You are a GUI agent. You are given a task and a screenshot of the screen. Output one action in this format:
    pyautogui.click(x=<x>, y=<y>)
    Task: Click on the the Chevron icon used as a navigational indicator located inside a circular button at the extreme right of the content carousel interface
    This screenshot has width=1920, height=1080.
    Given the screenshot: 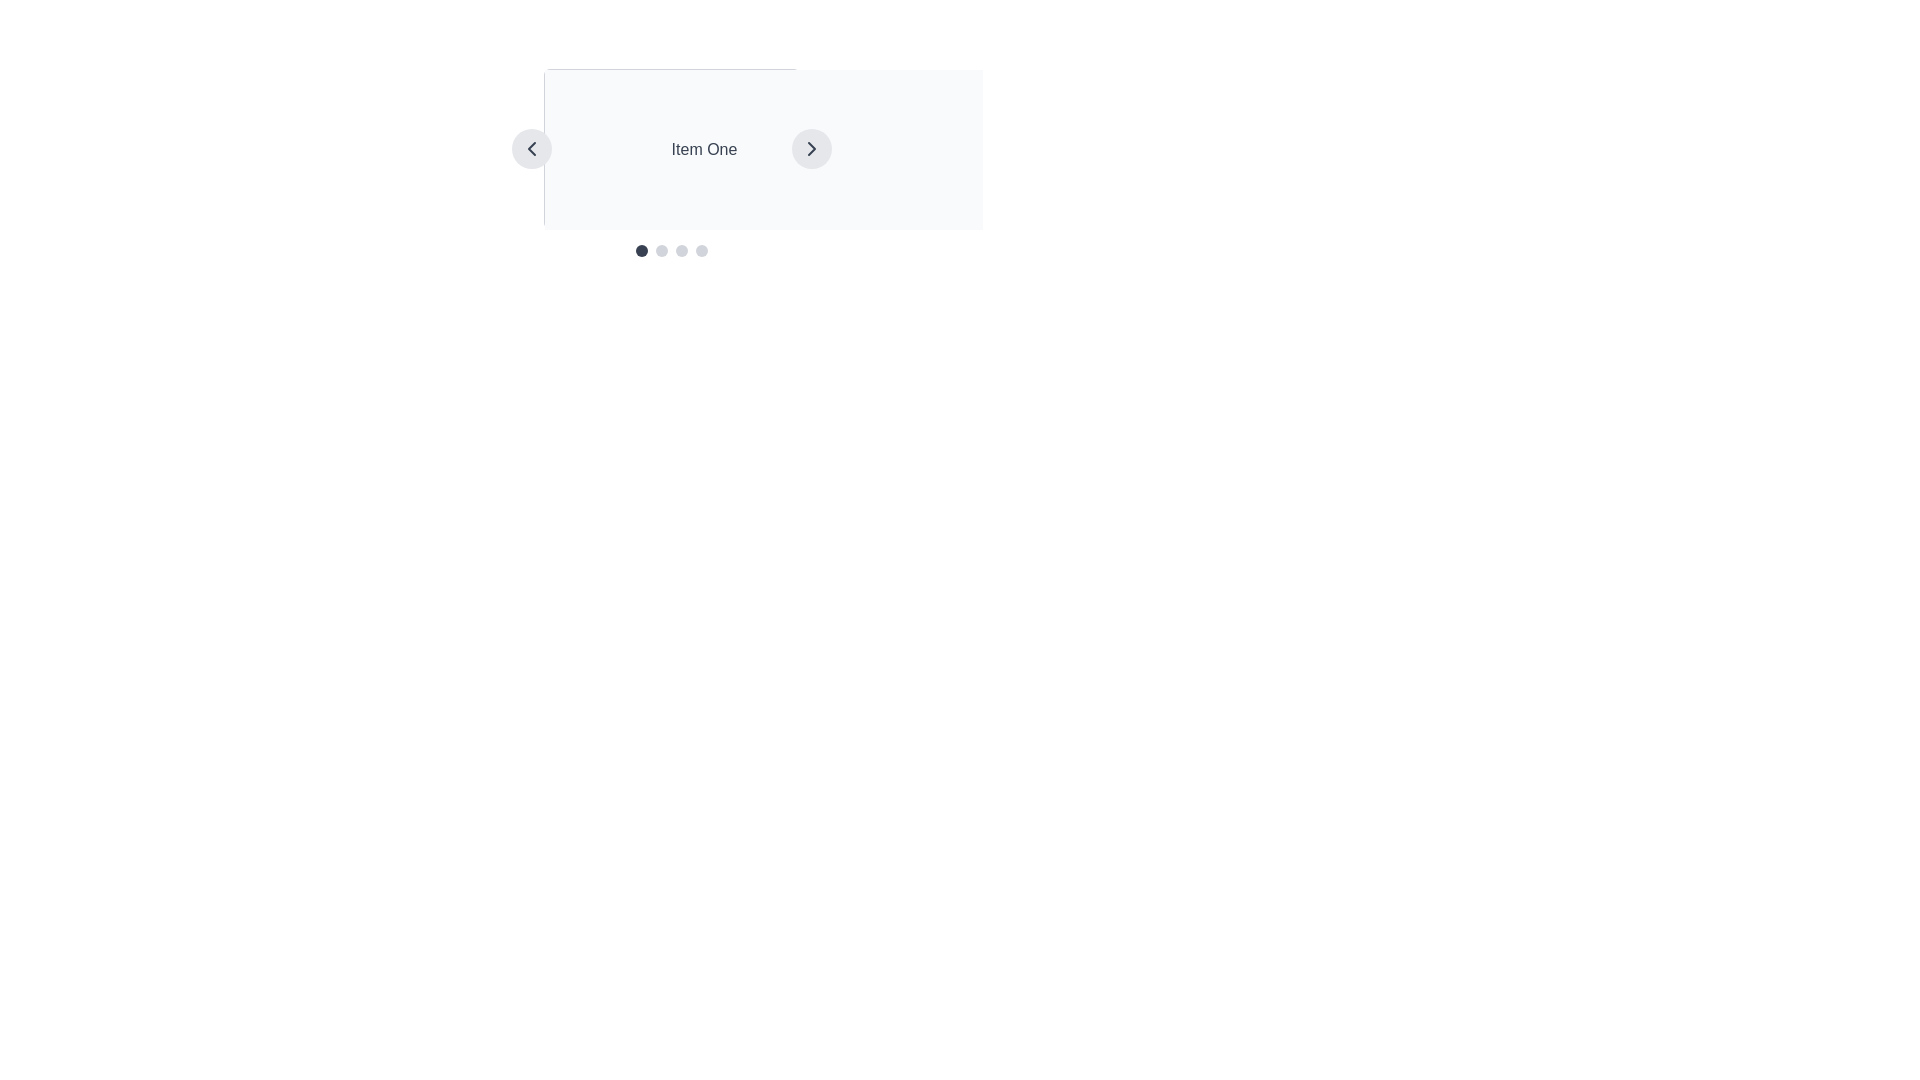 What is the action you would take?
    pyautogui.click(x=811, y=148)
    